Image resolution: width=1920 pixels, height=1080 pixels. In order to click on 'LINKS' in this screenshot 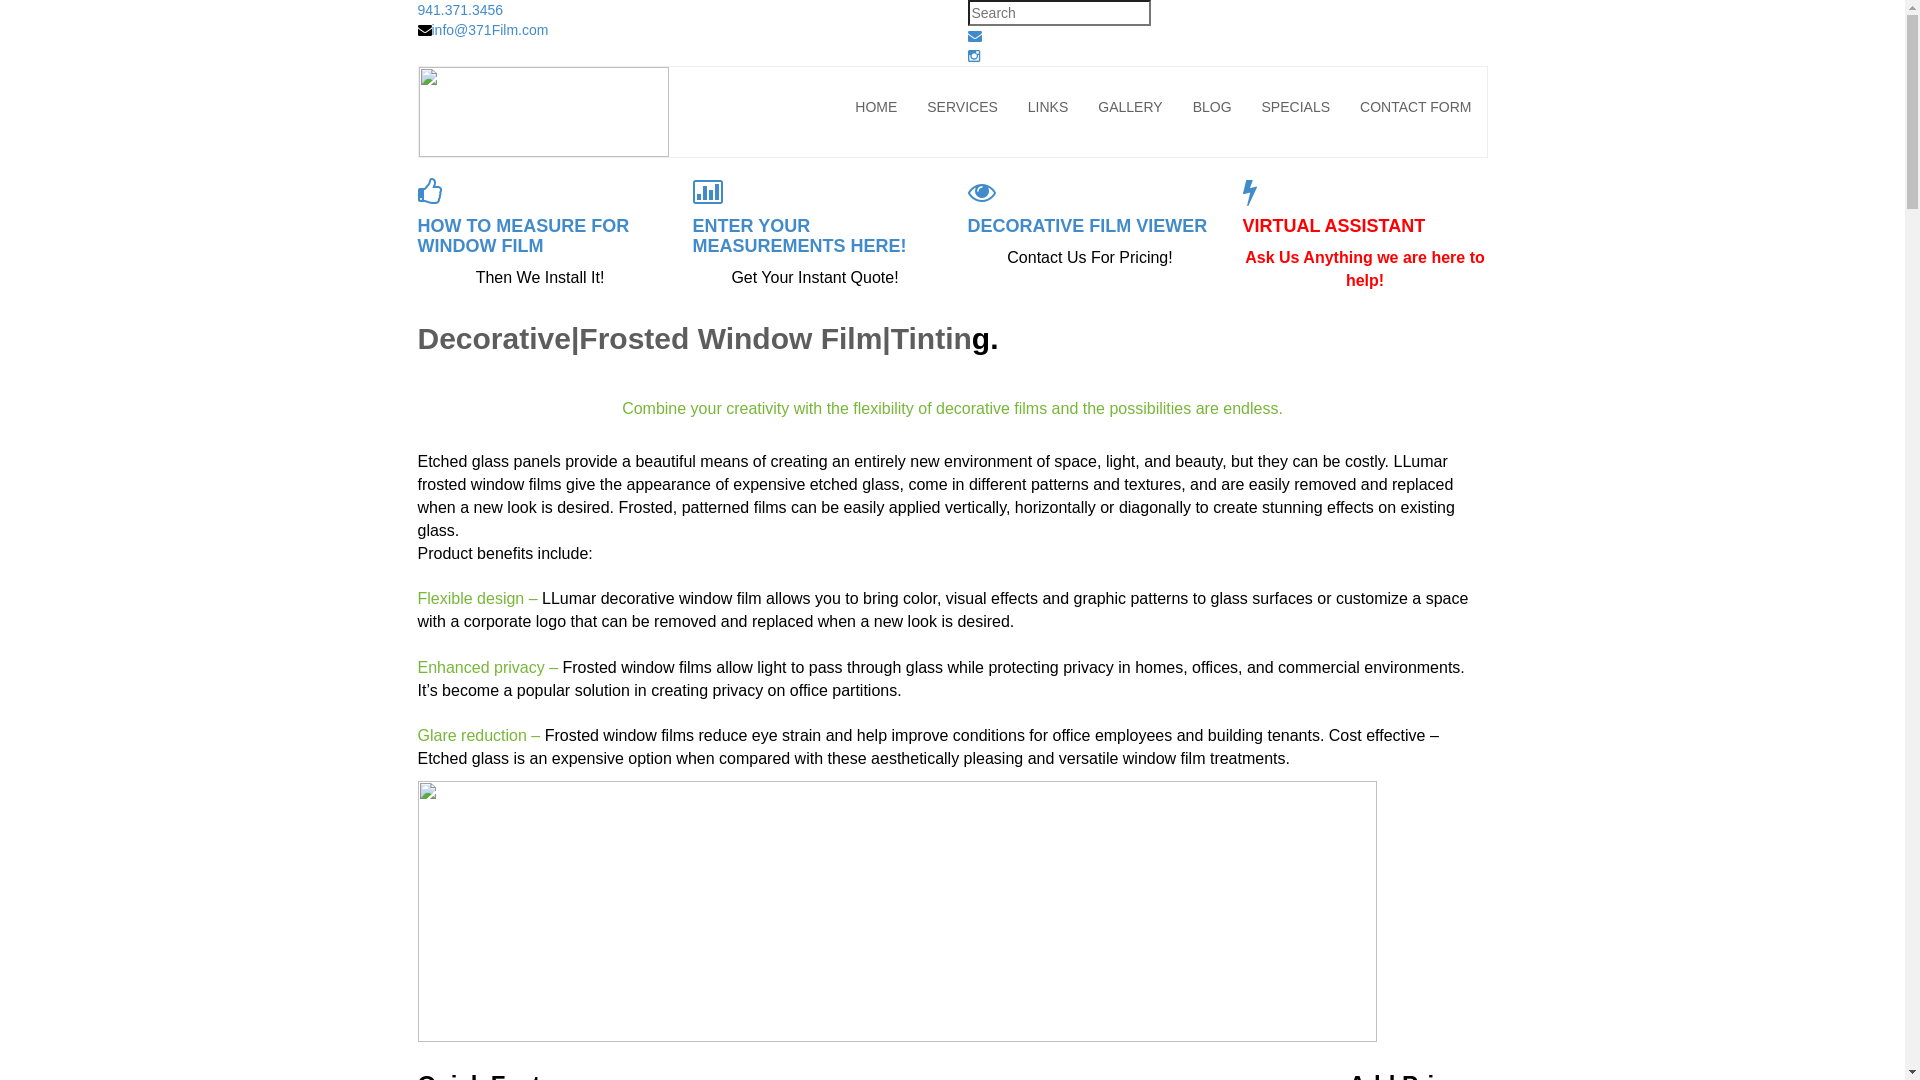, I will do `click(1046, 107)`.